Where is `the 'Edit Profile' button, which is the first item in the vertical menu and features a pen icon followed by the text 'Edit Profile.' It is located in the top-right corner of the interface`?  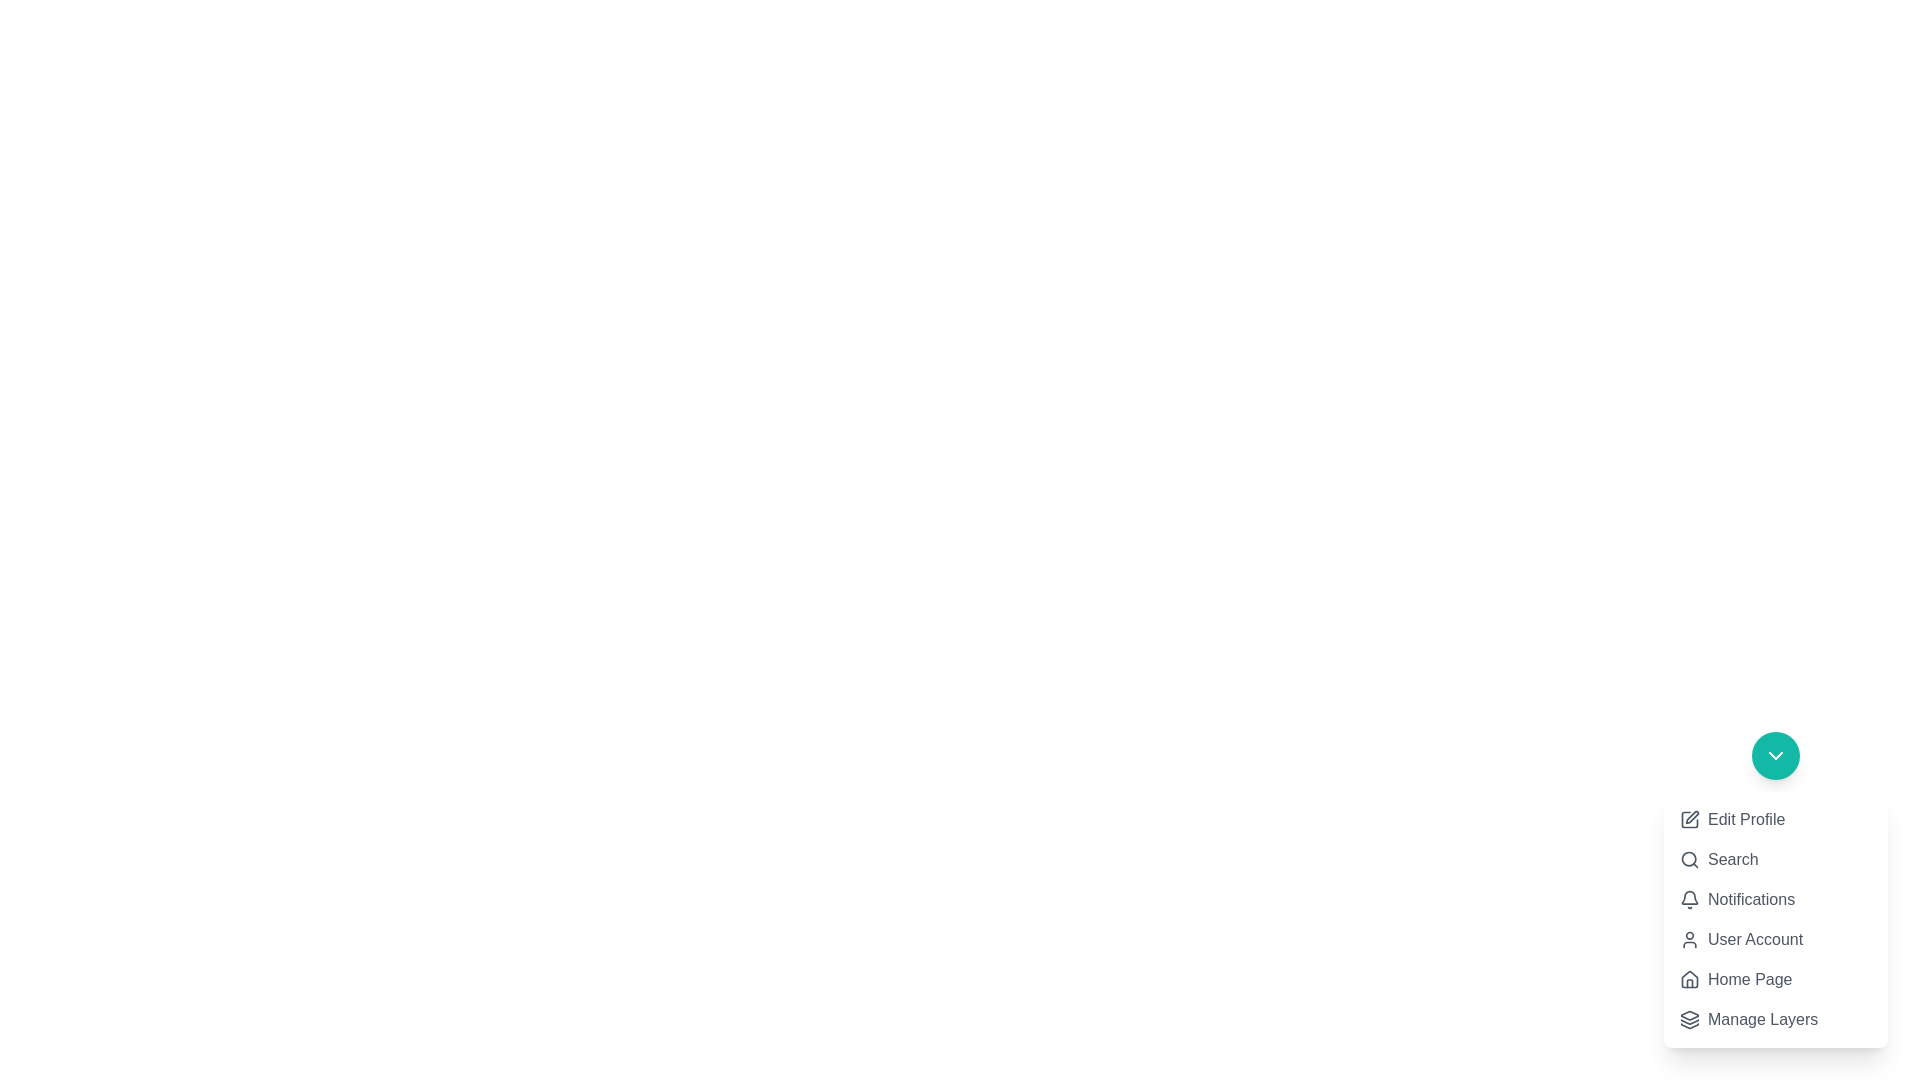 the 'Edit Profile' button, which is the first item in the vertical menu and features a pen icon followed by the text 'Edit Profile.' It is located in the top-right corner of the interface is located at coordinates (1731, 820).